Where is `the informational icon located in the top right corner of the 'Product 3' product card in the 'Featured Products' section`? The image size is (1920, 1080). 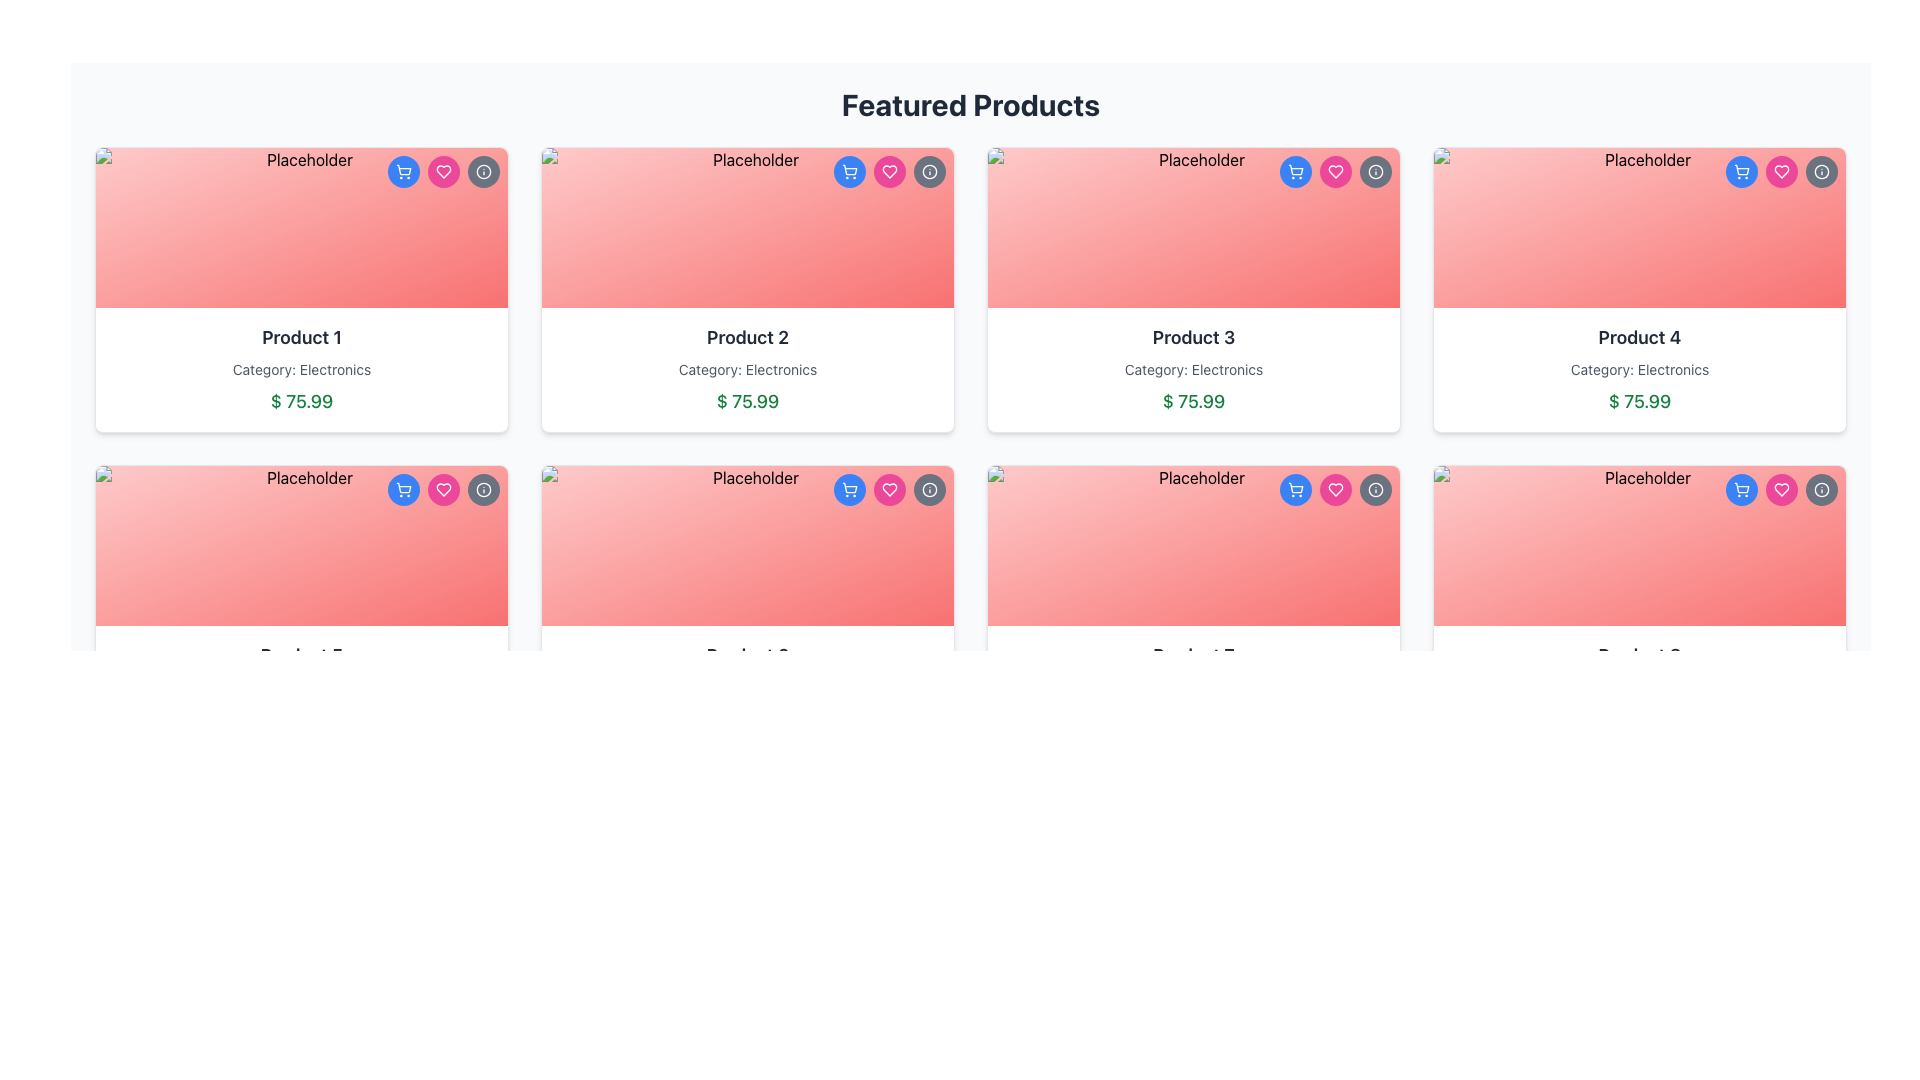
the informational icon located in the top right corner of the 'Product 3' product card in the 'Featured Products' section is located at coordinates (1375, 171).